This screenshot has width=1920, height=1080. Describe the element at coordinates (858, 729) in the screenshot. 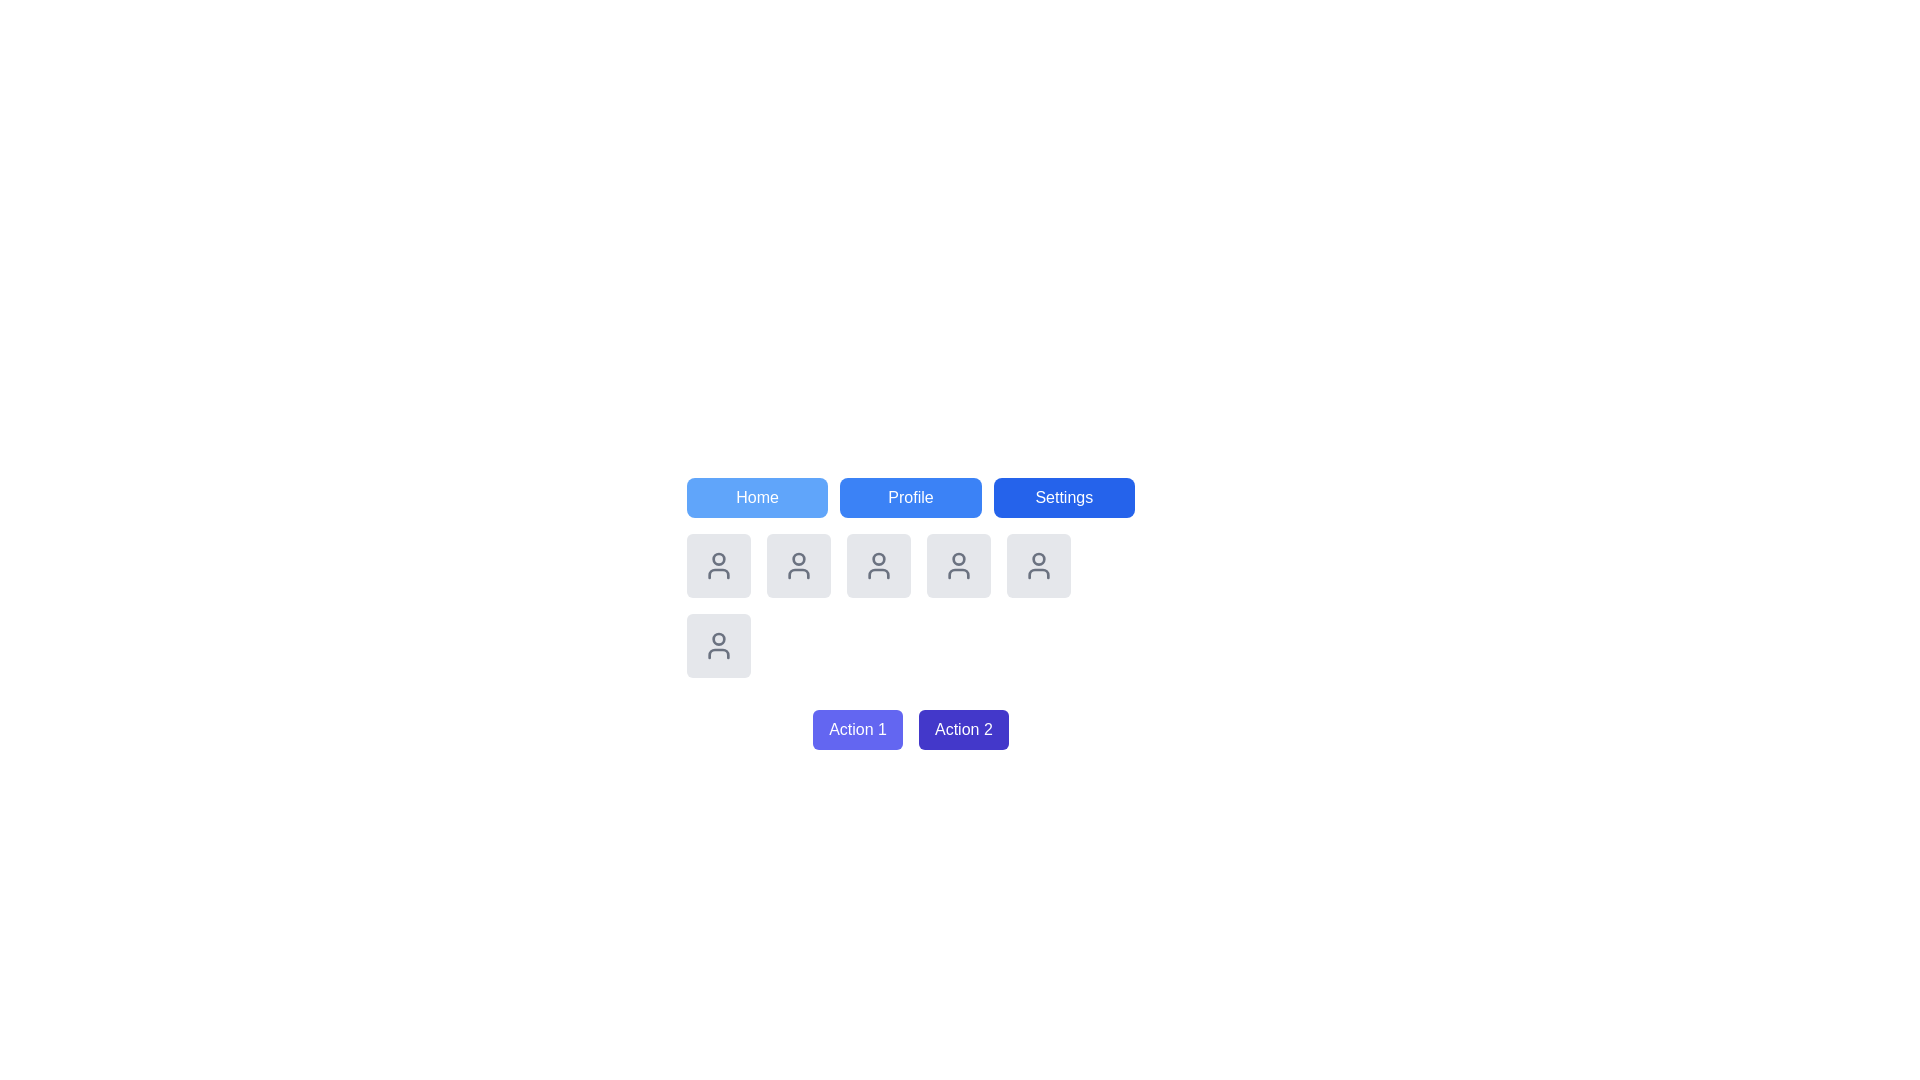

I see `the button labeled 'Action 1' with a blue background and white text to initiate its action` at that location.